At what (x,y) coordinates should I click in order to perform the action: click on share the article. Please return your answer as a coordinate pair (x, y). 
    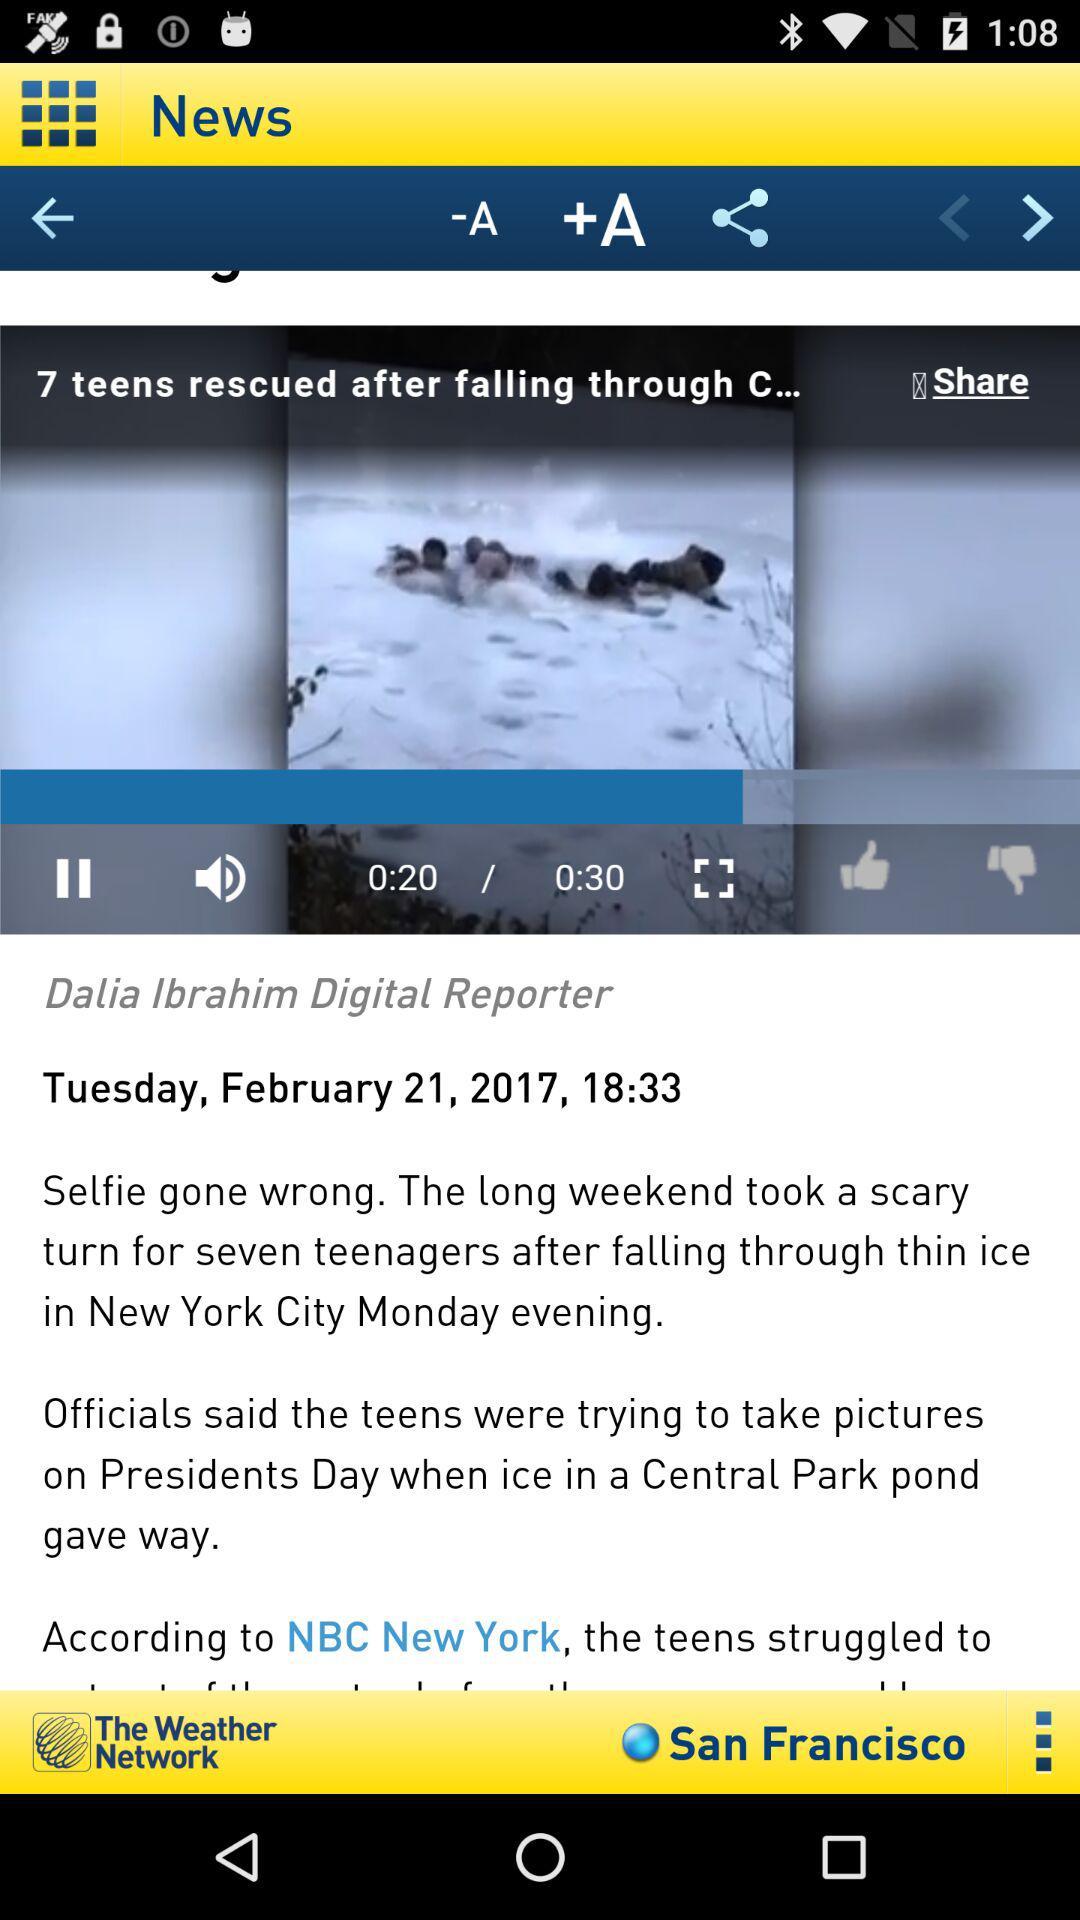
    Looking at the image, I should click on (740, 217).